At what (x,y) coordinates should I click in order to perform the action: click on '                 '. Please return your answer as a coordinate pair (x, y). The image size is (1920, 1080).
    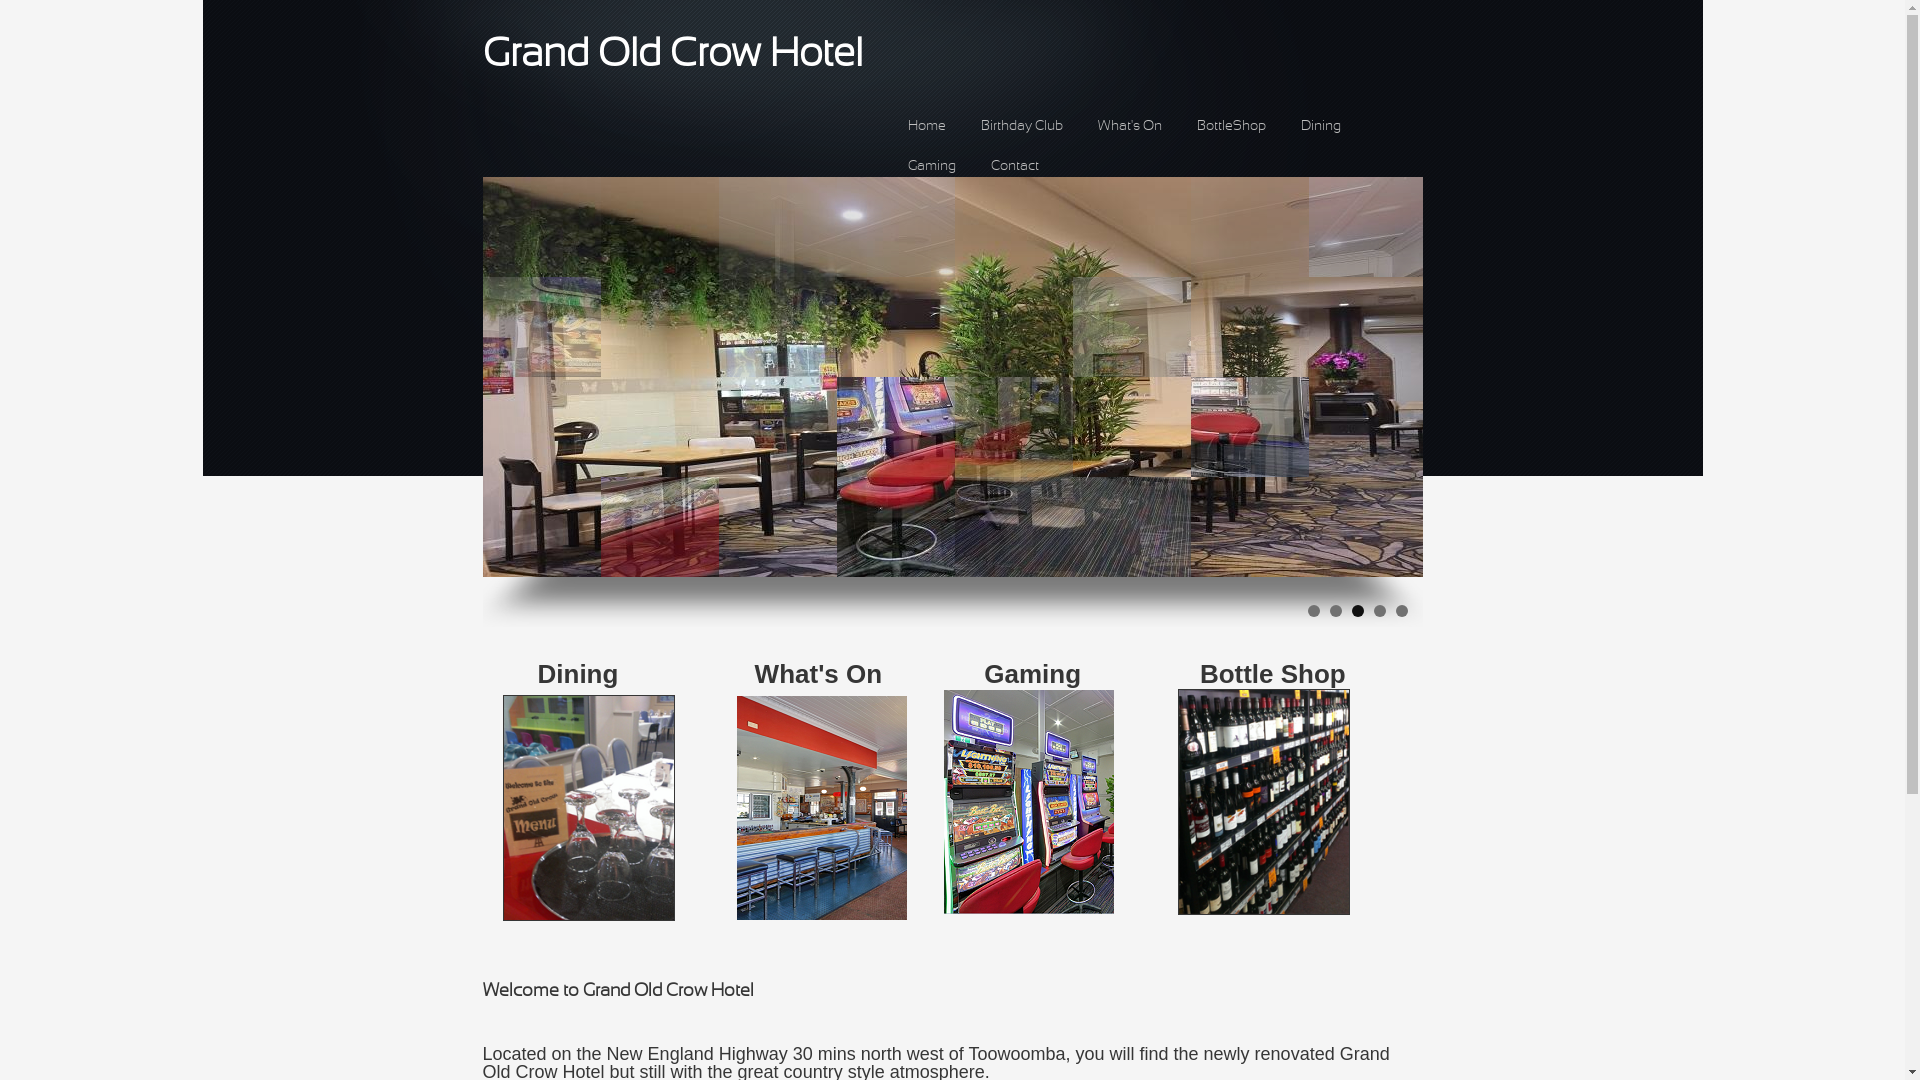
    Looking at the image, I should click on (1377, 910).